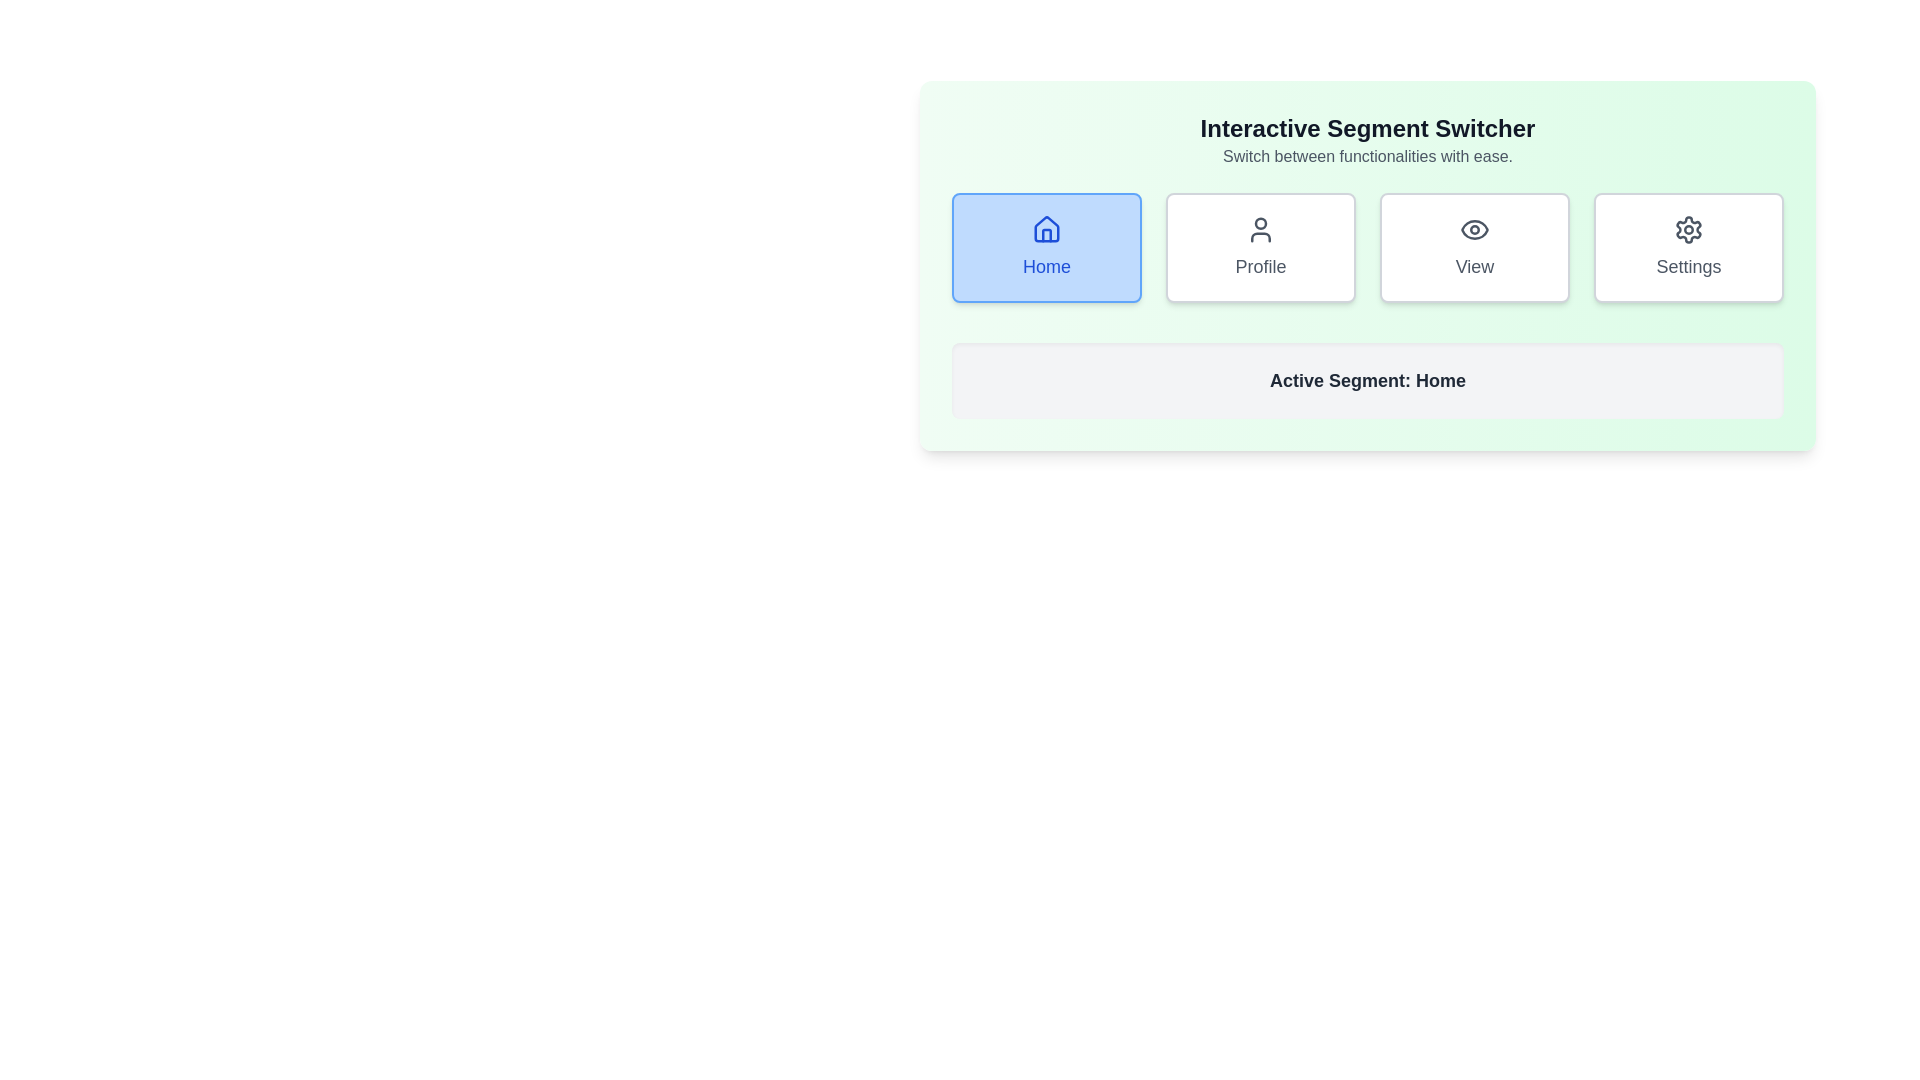 This screenshot has width=1920, height=1080. I want to click on the text block that provides auxiliary information about the 'Interactive Segment Switcher' heading, located at the top-center of the green background area, so click(1367, 156).